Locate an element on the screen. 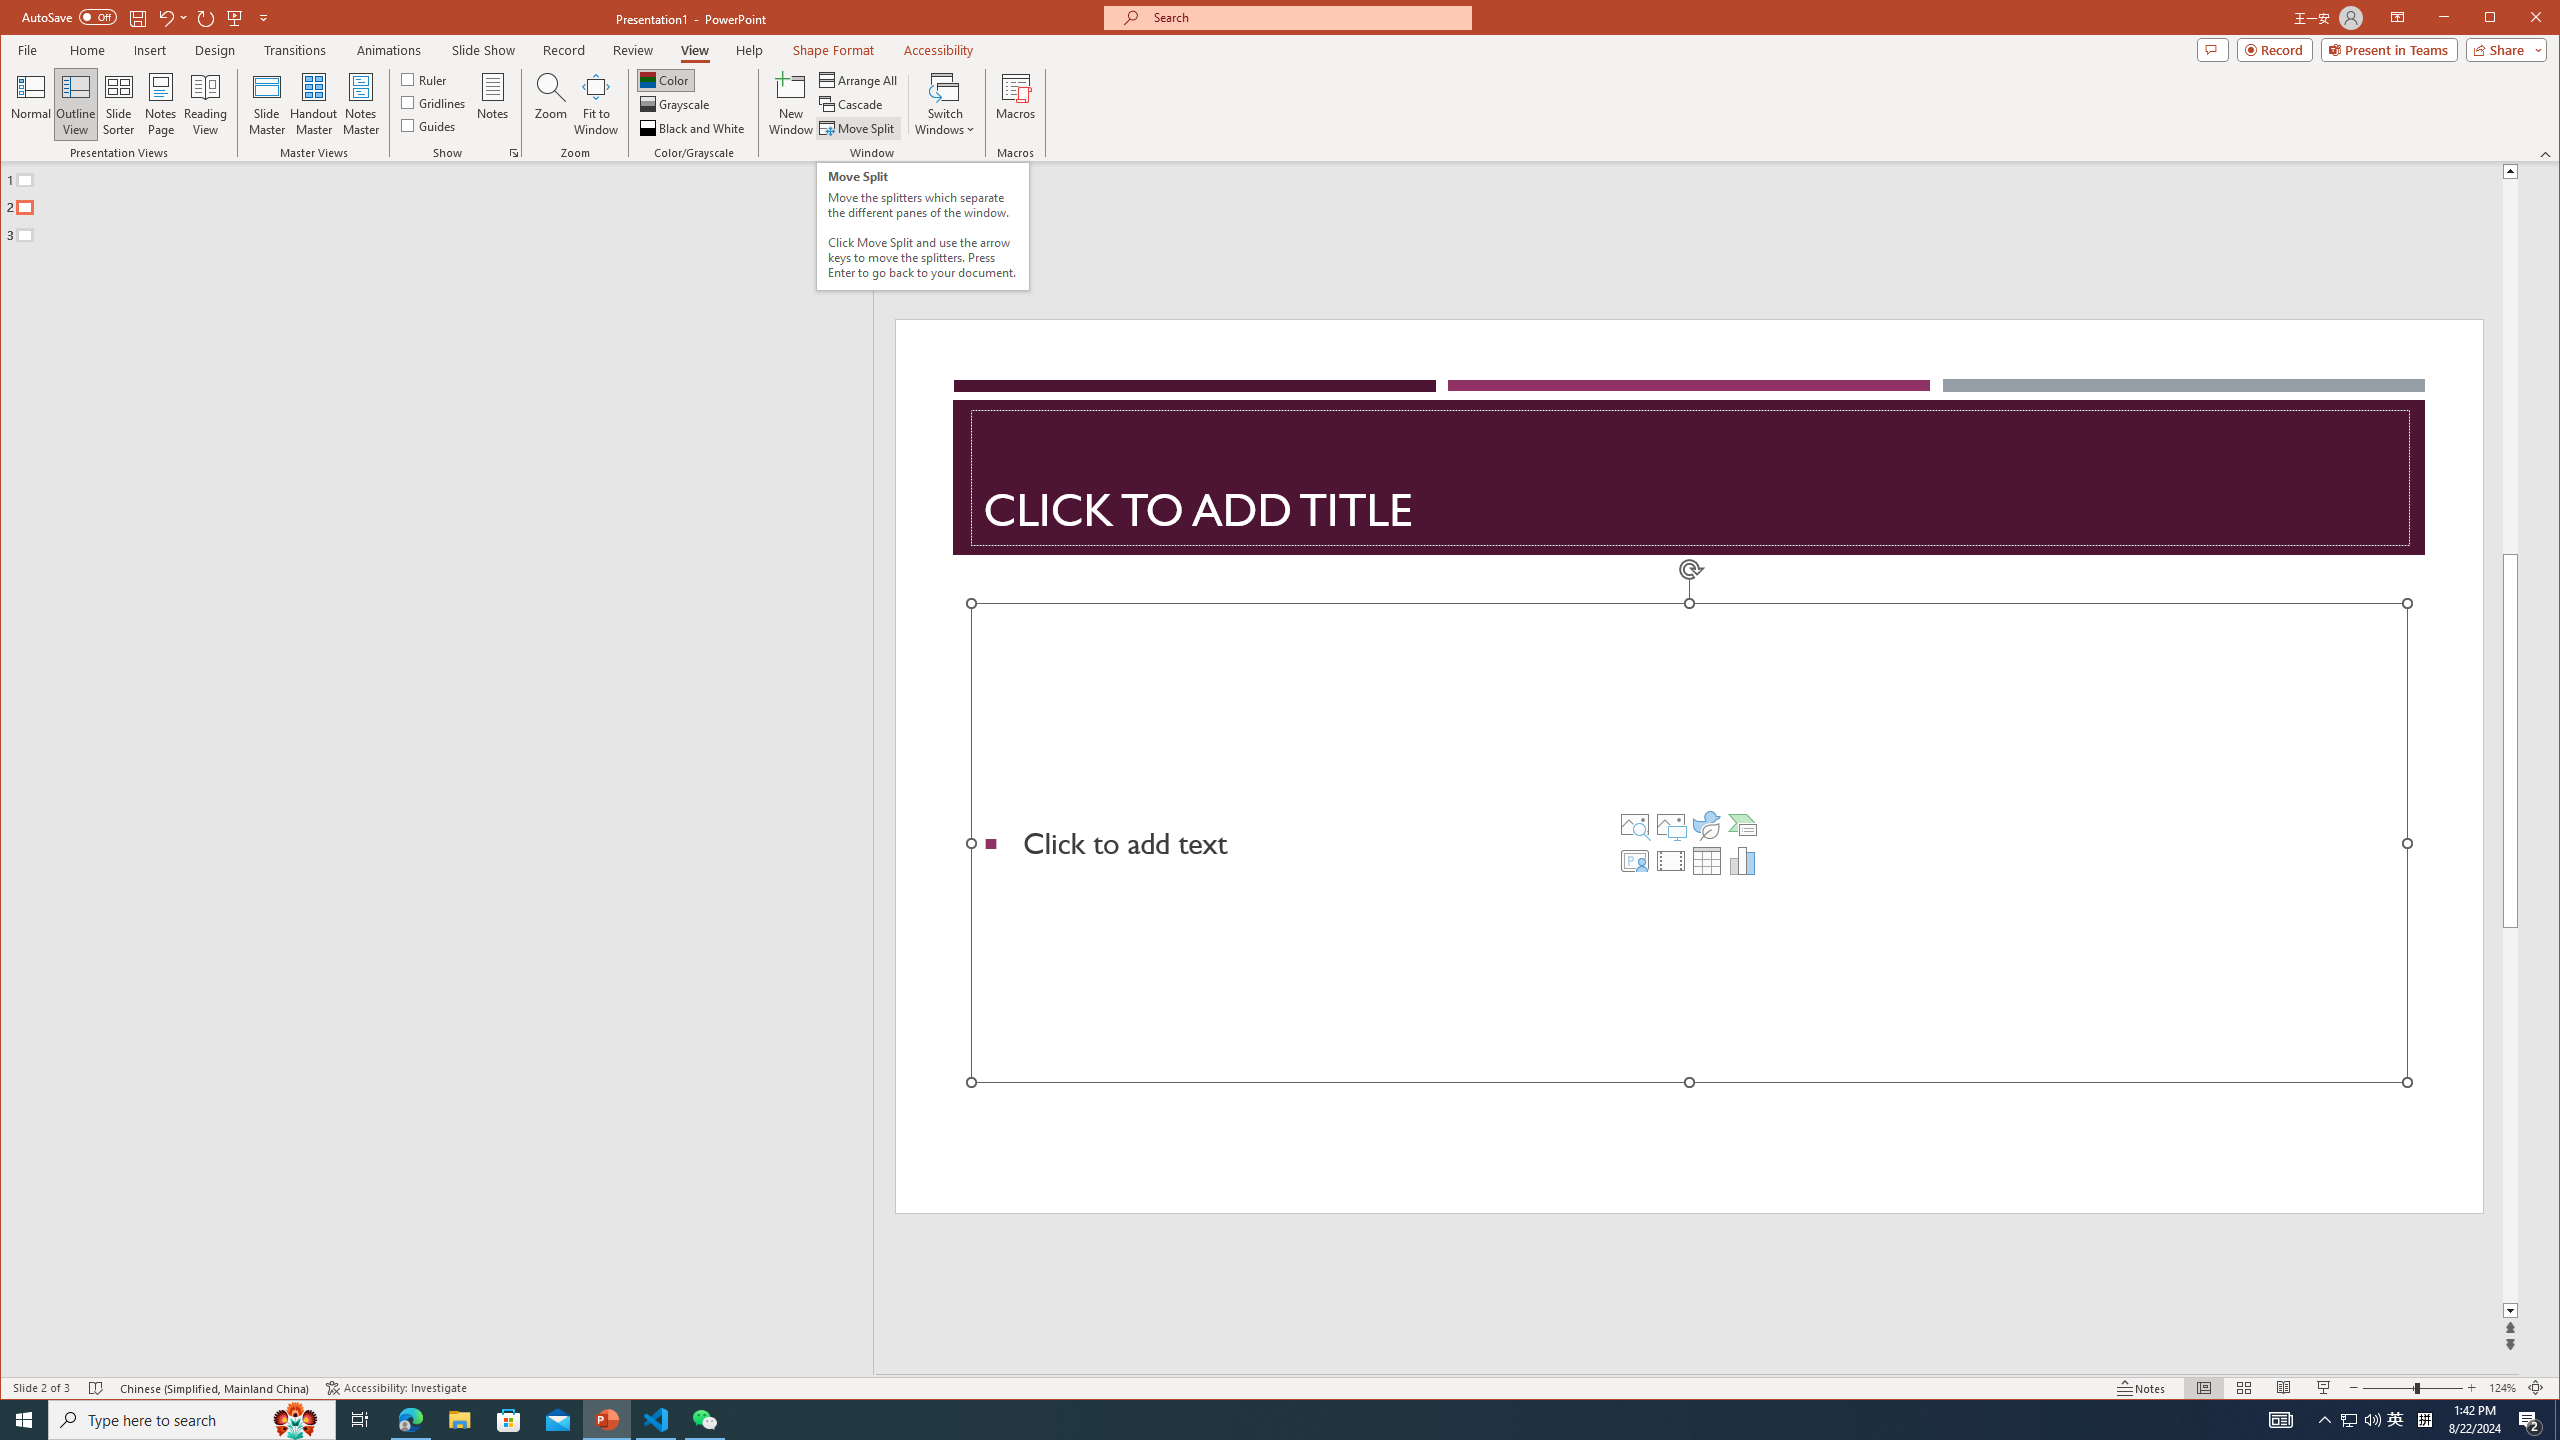 This screenshot has height=1440, width=2560. 'Outline View' is located at coordinates (74, 103).